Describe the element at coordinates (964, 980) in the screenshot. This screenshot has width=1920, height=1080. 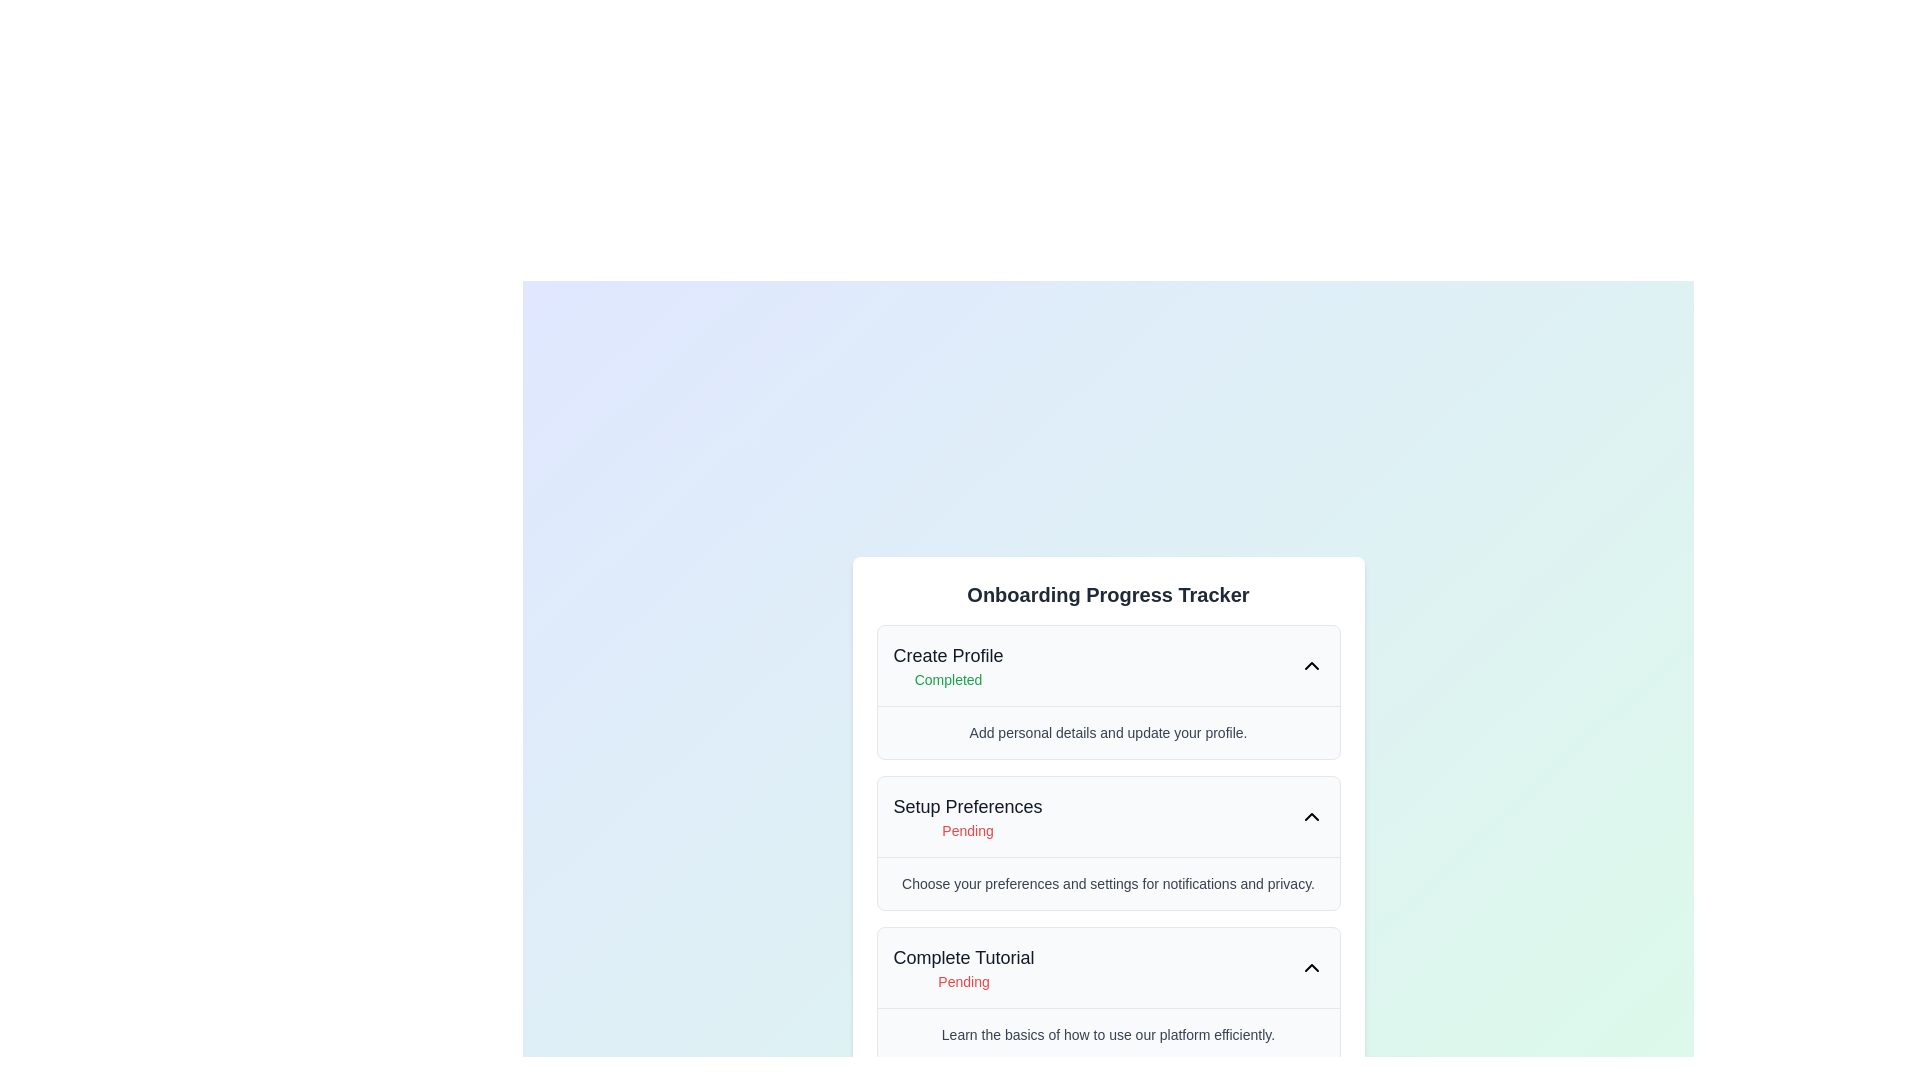
I see `the text label displaying 'Pending' in red color, which is positioned near the bottom of the 'Complete Tutorial' section in the Onboarding Progress Tracker interface` at that location.